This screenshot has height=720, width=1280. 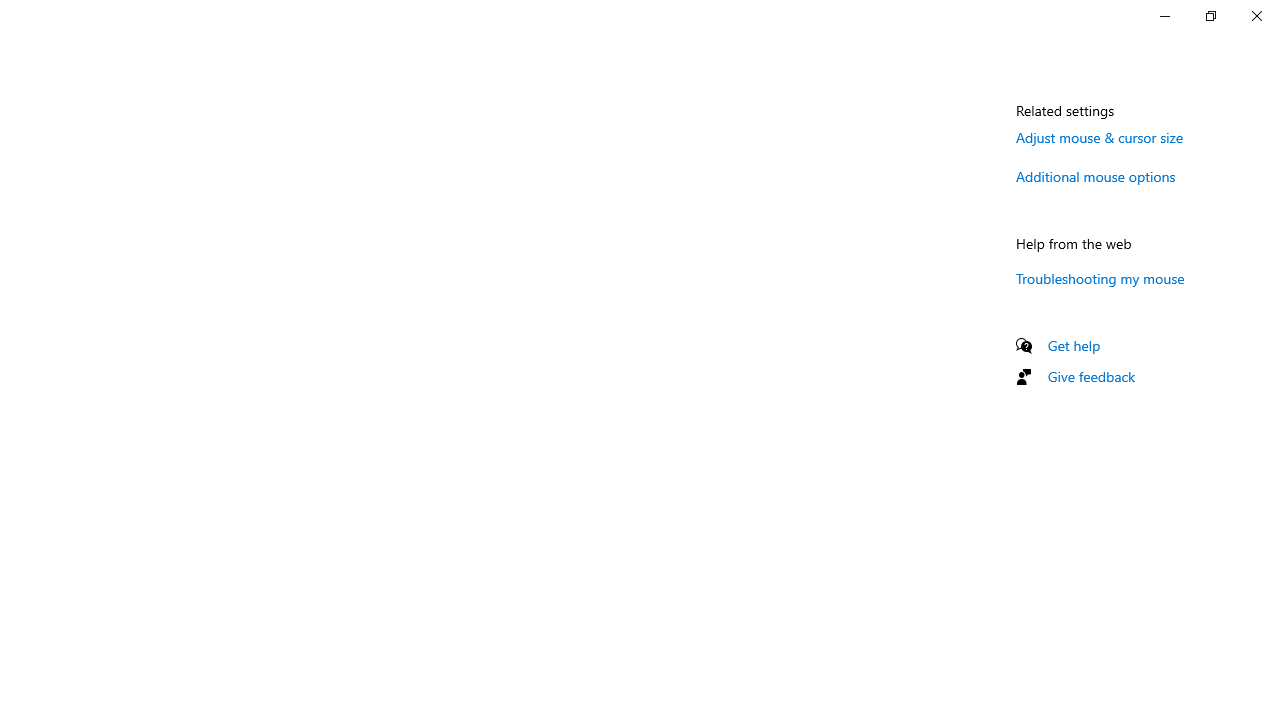 What do you see at coordinates (1099, 136) in the screenshot?
I see `'Adjust mouse & cursor size'` at bounding box center [1099, 136].